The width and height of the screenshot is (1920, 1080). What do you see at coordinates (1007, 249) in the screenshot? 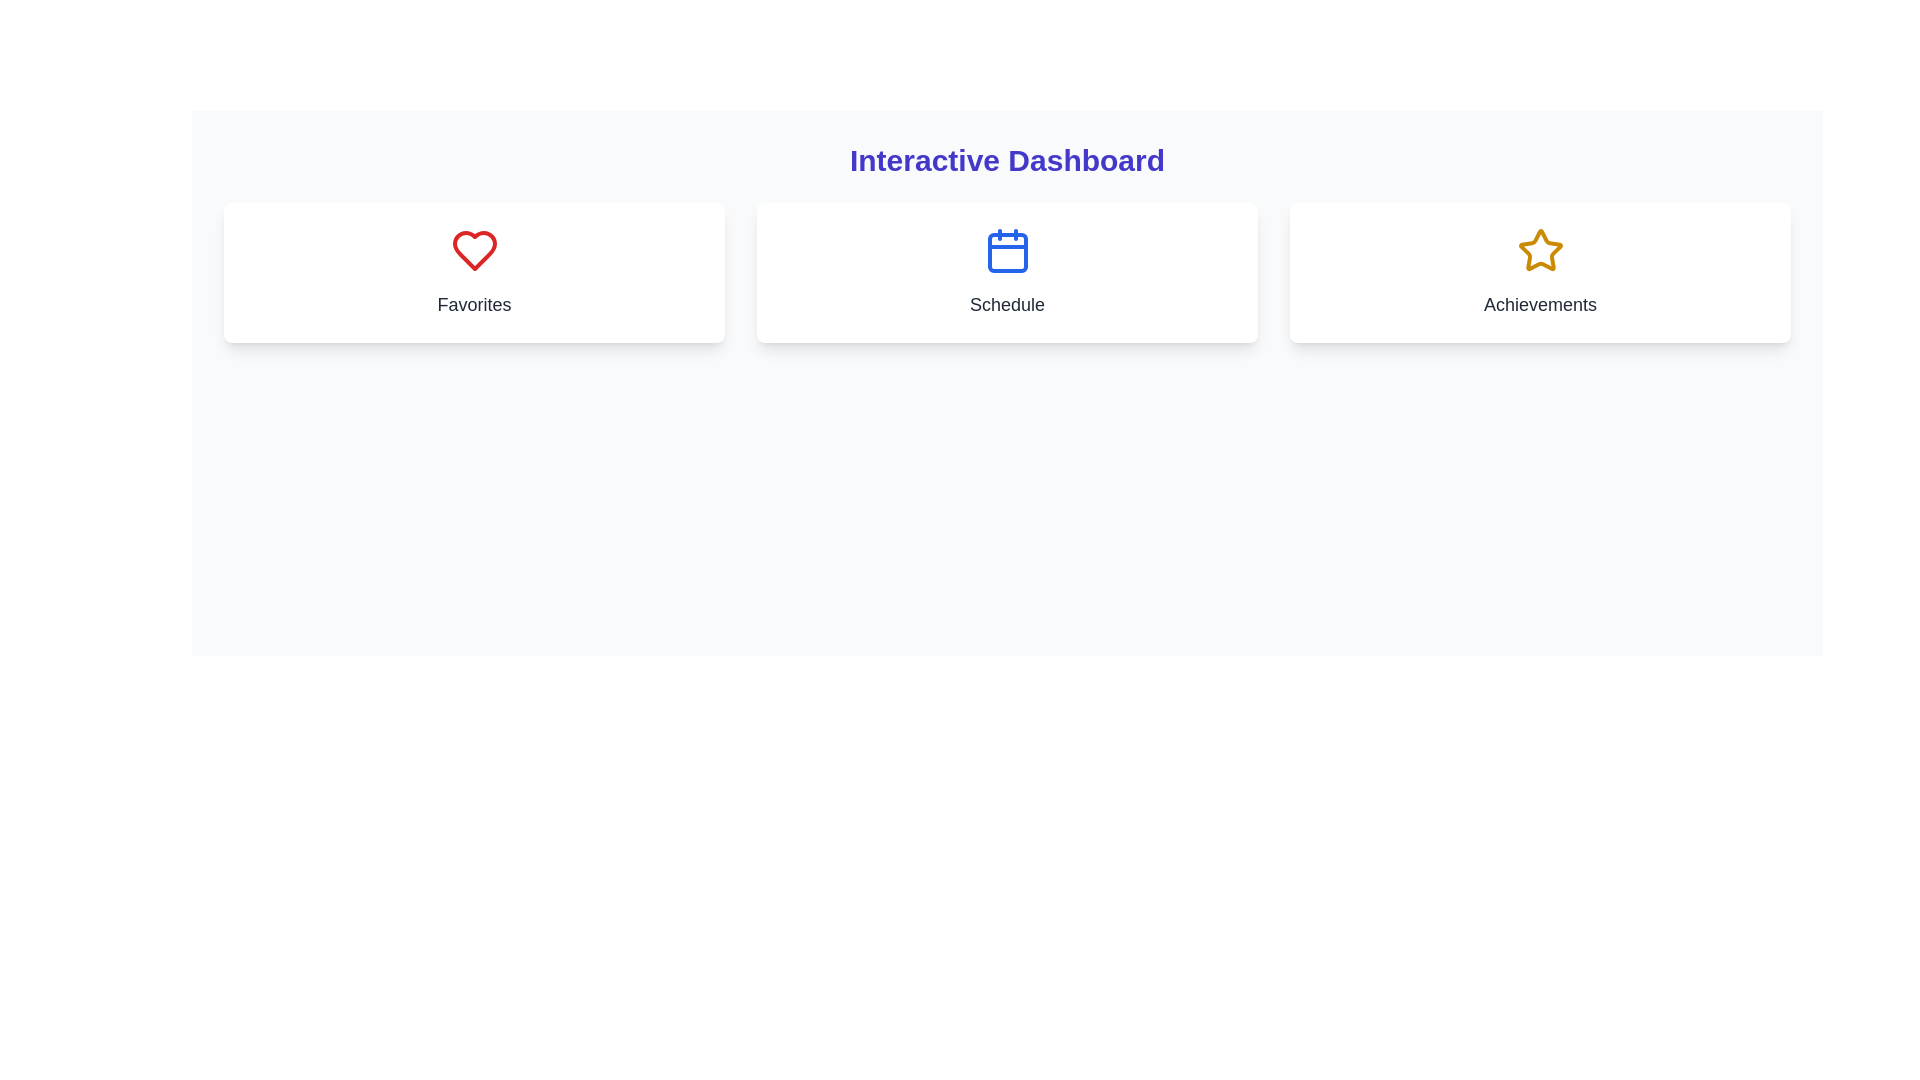
I see `the 'Schedule' icon located in the middle card of a three-card interface layout` at bounding box center [1007, 249].